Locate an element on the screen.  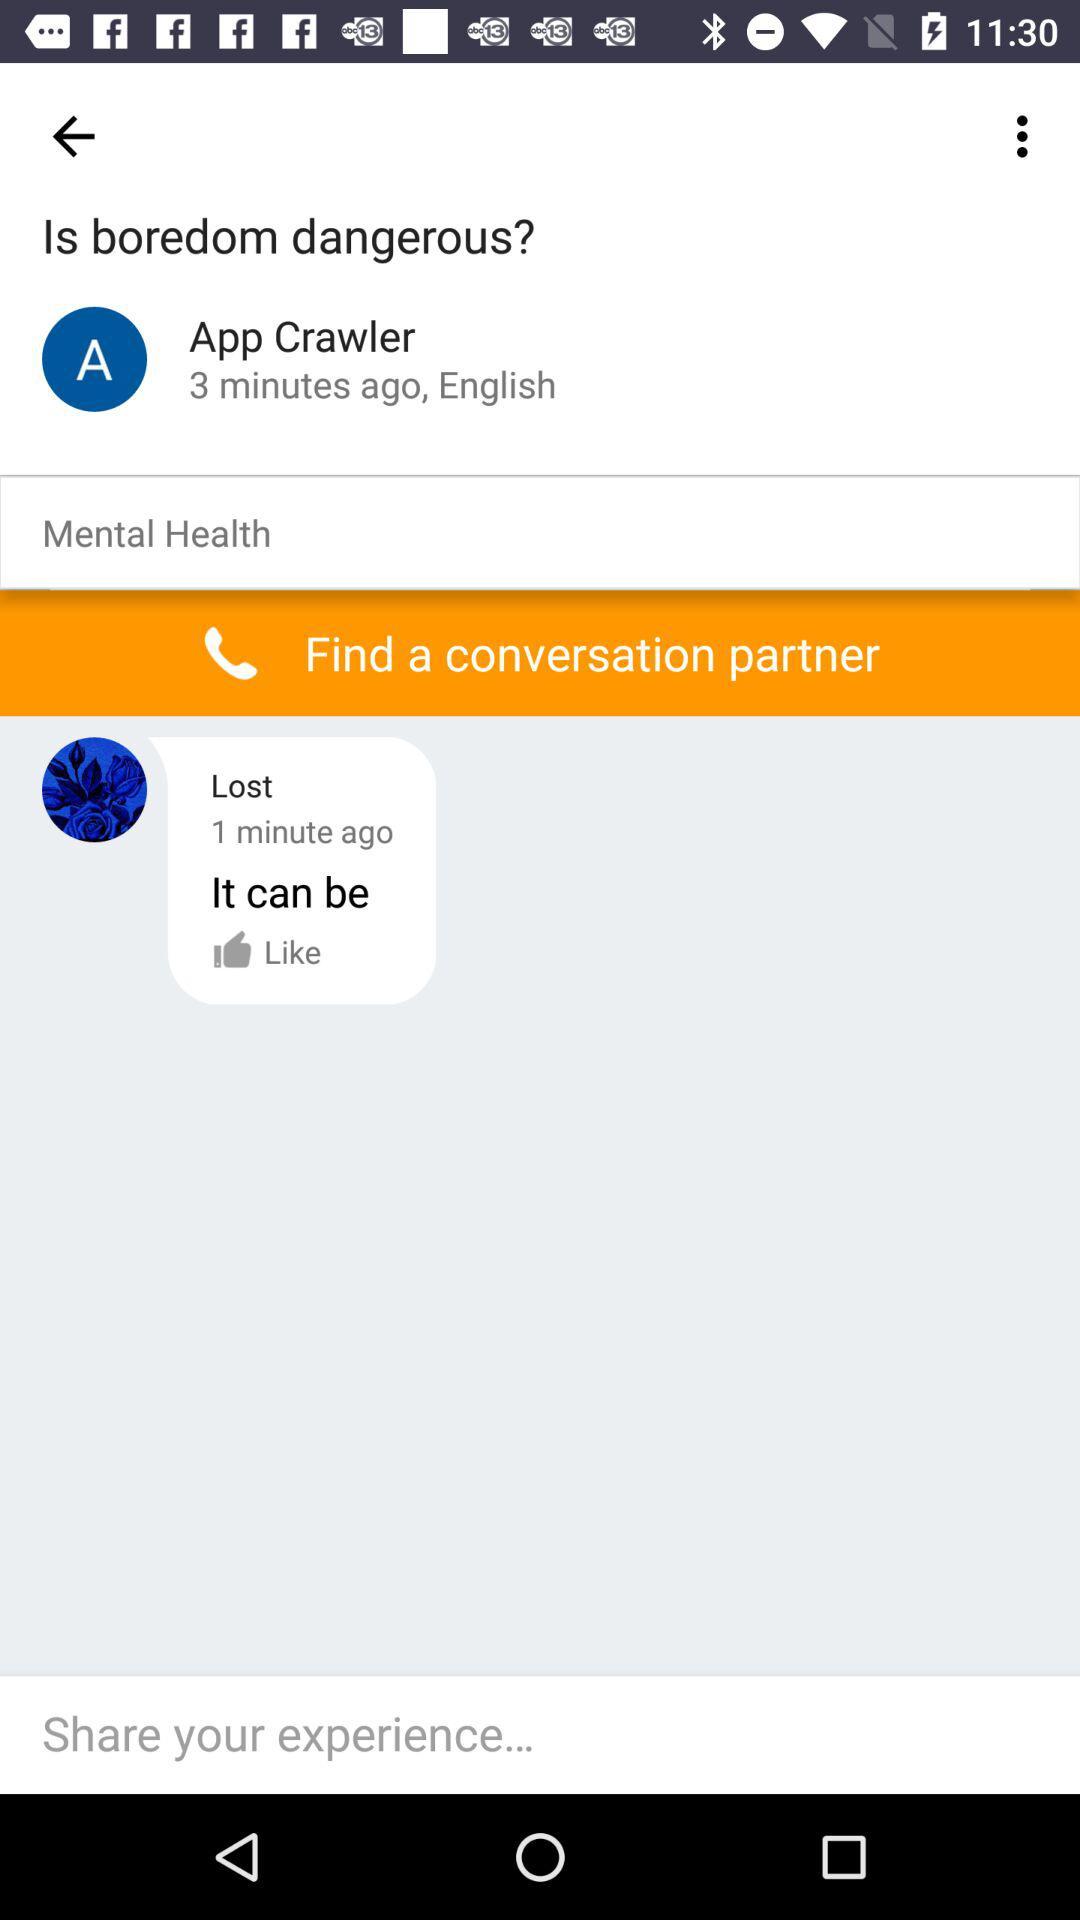
the icon below the 1 minute ago is located at coordinates (290, 890).